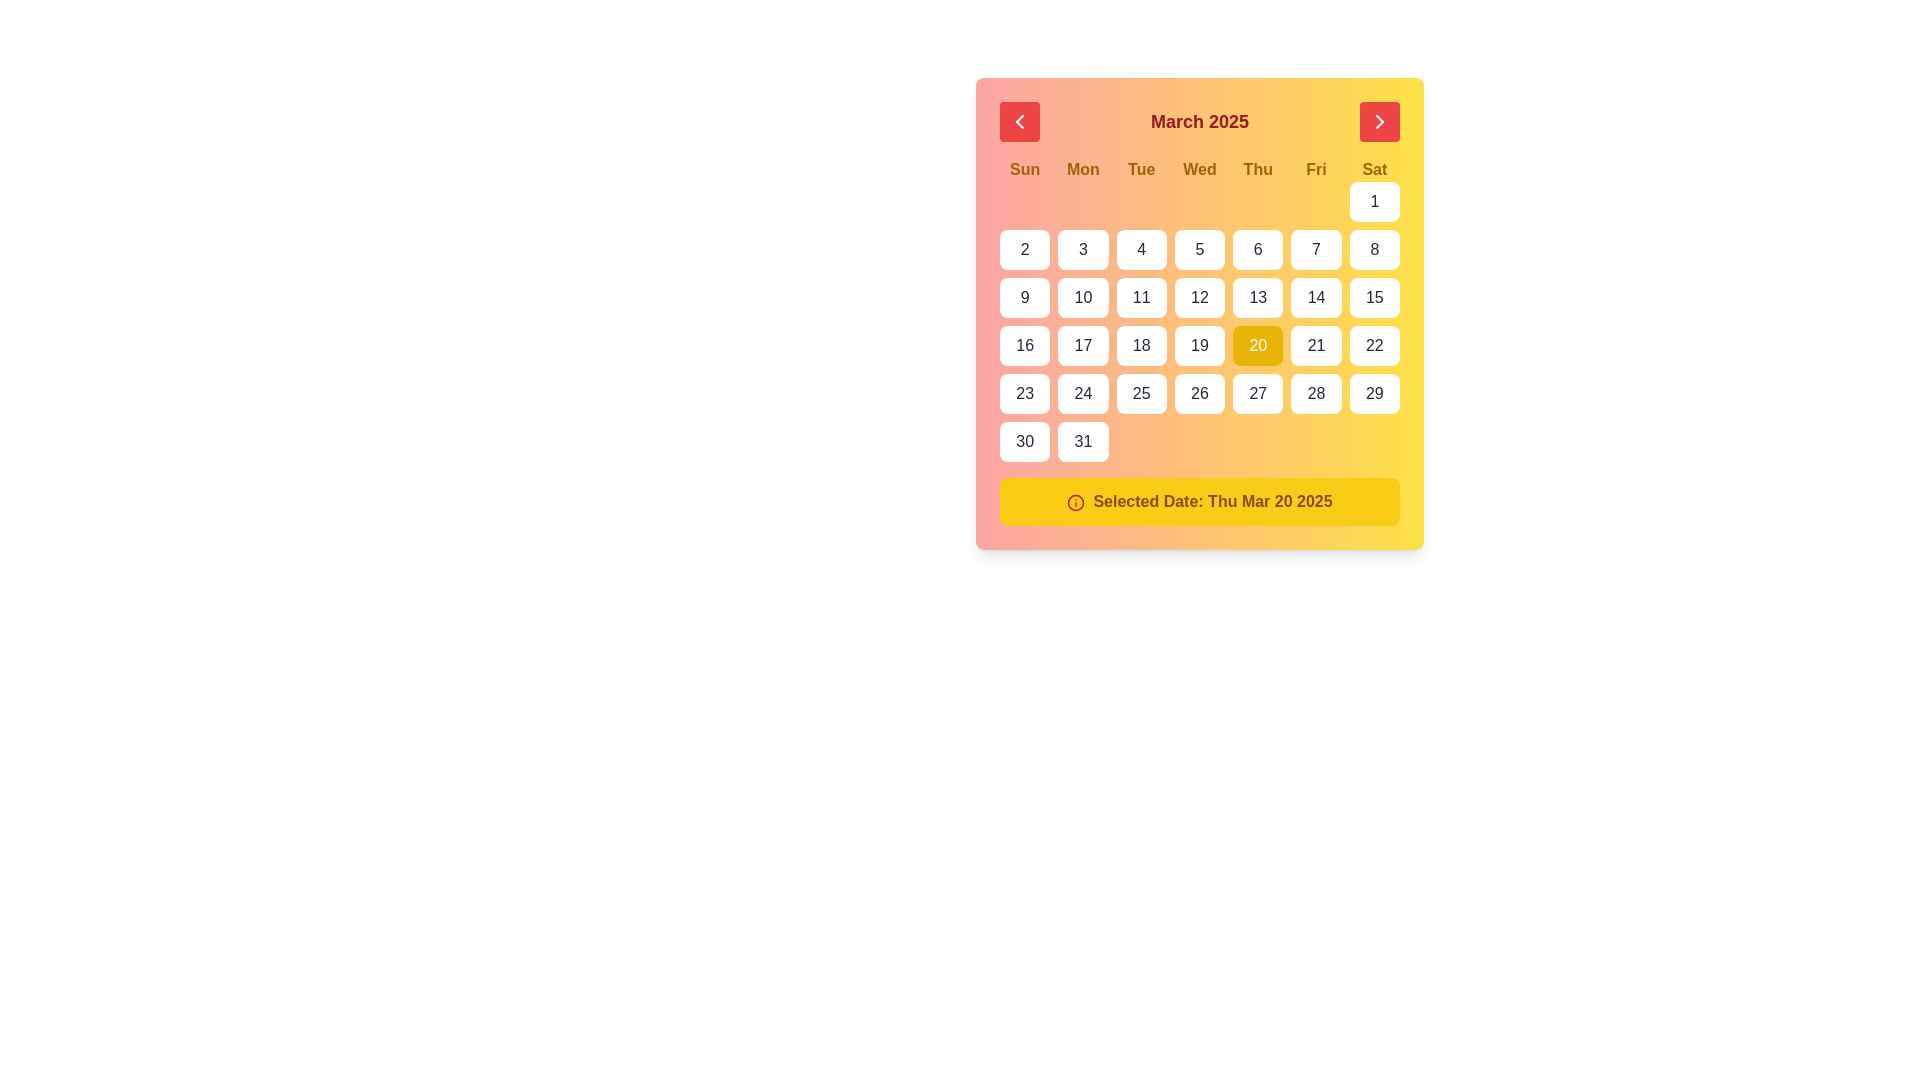 The image size is (1920, 1080). I want to click on the button labeled '22' with a white background and dark gray text, located in the last column of the calendar grid for the week starting on the 16th, so click(1373, 345).